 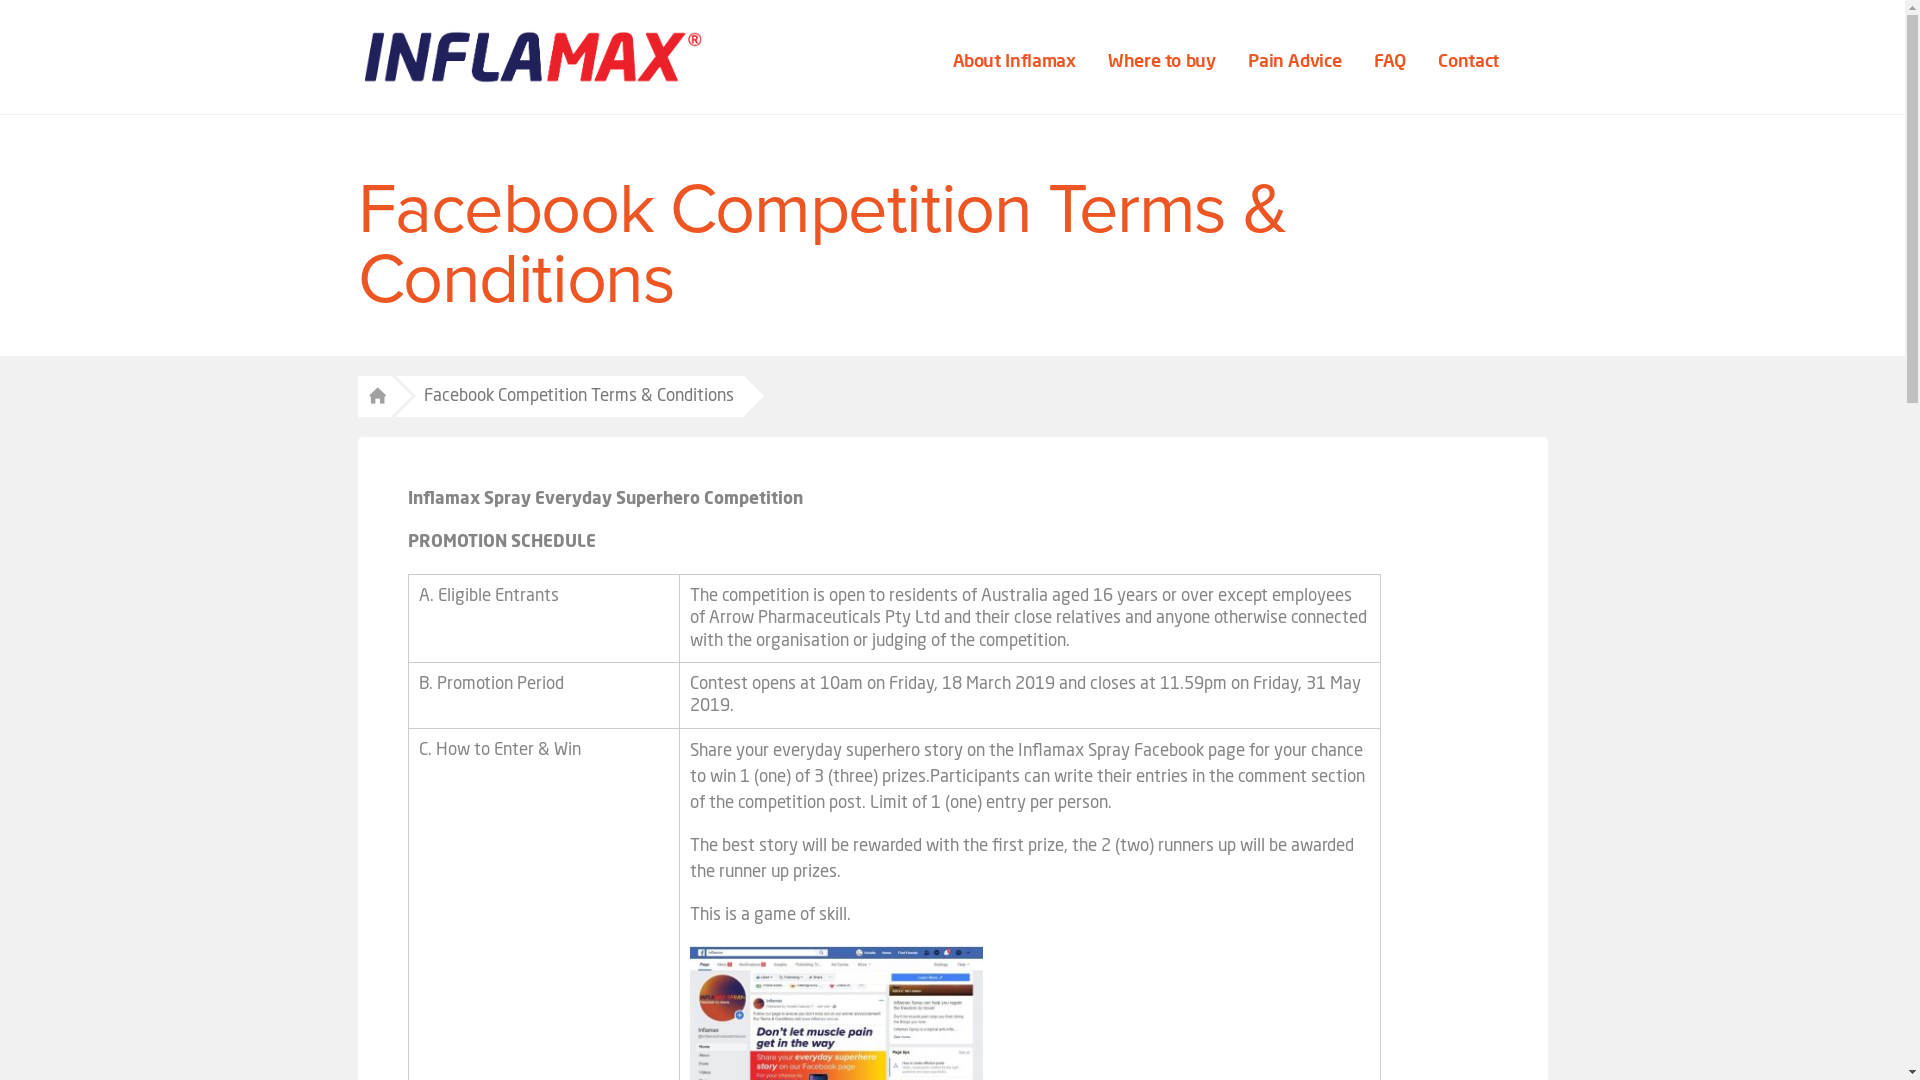 What do you see at coordinates (1470, 60) in the screenshot?
I see `'Contact '` at bounding box center [1470, 60].